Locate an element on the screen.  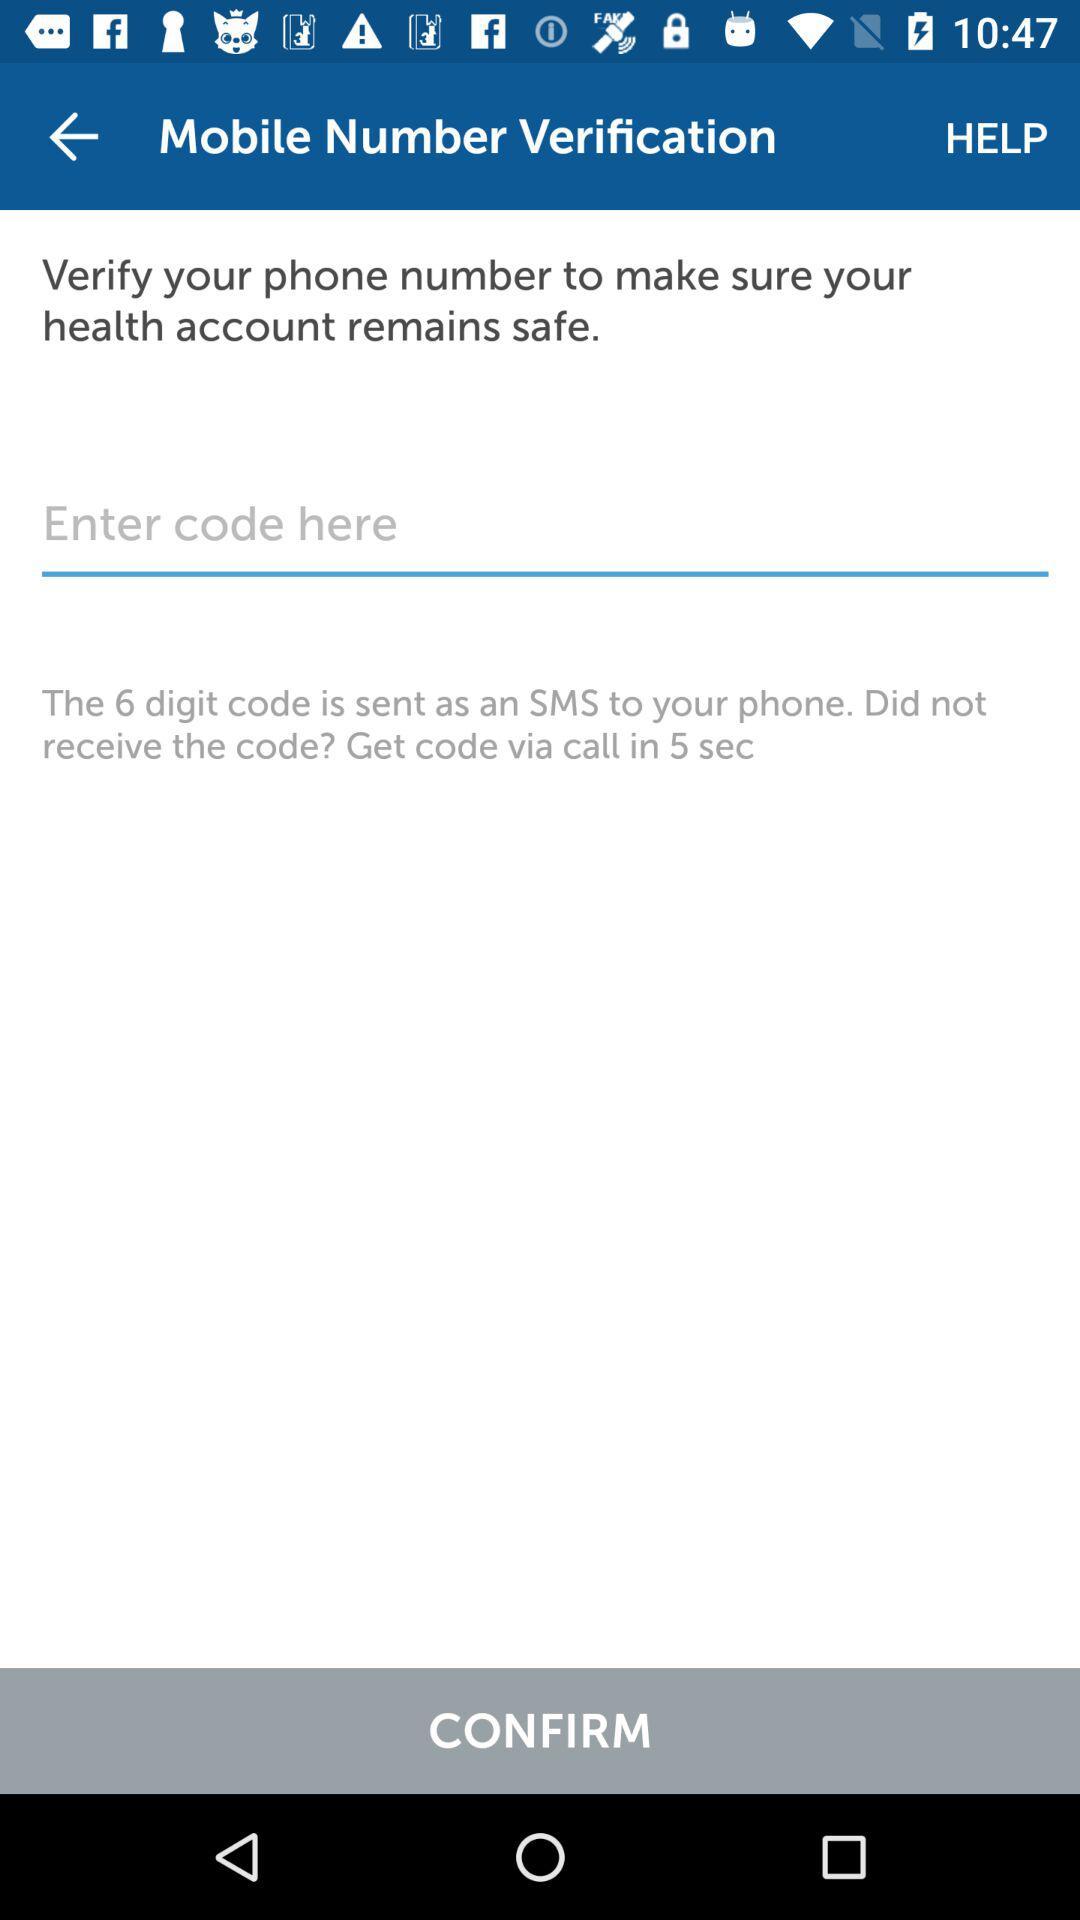
the icon above the verify your phone is located at coordinates (72, 135).